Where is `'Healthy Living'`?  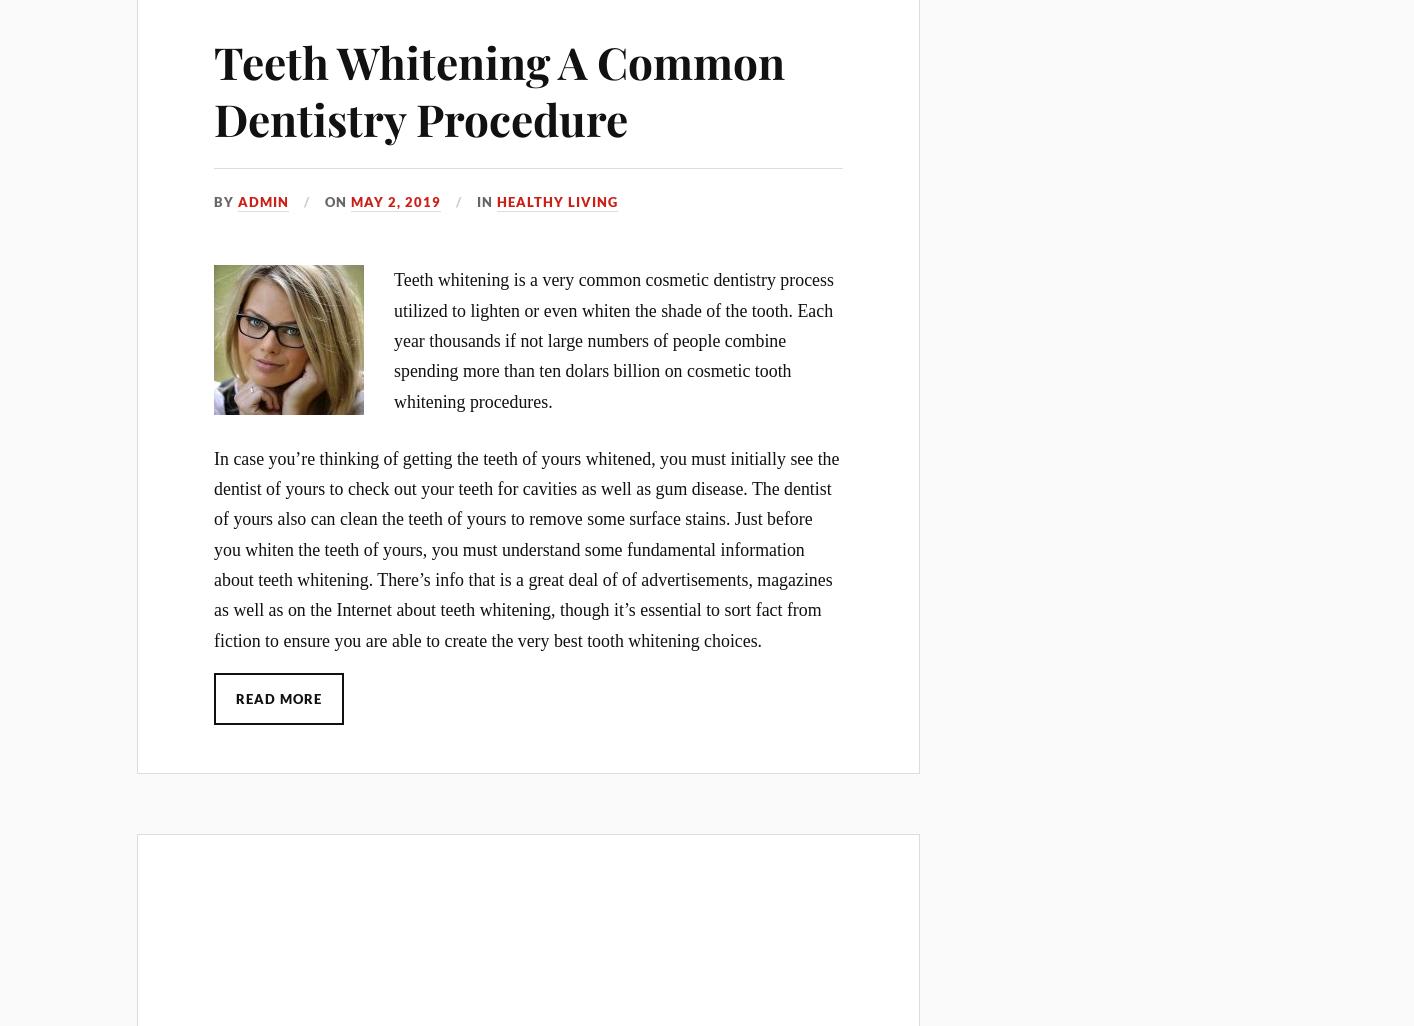 'Healthy Living' is located at coordinates (557, 199).